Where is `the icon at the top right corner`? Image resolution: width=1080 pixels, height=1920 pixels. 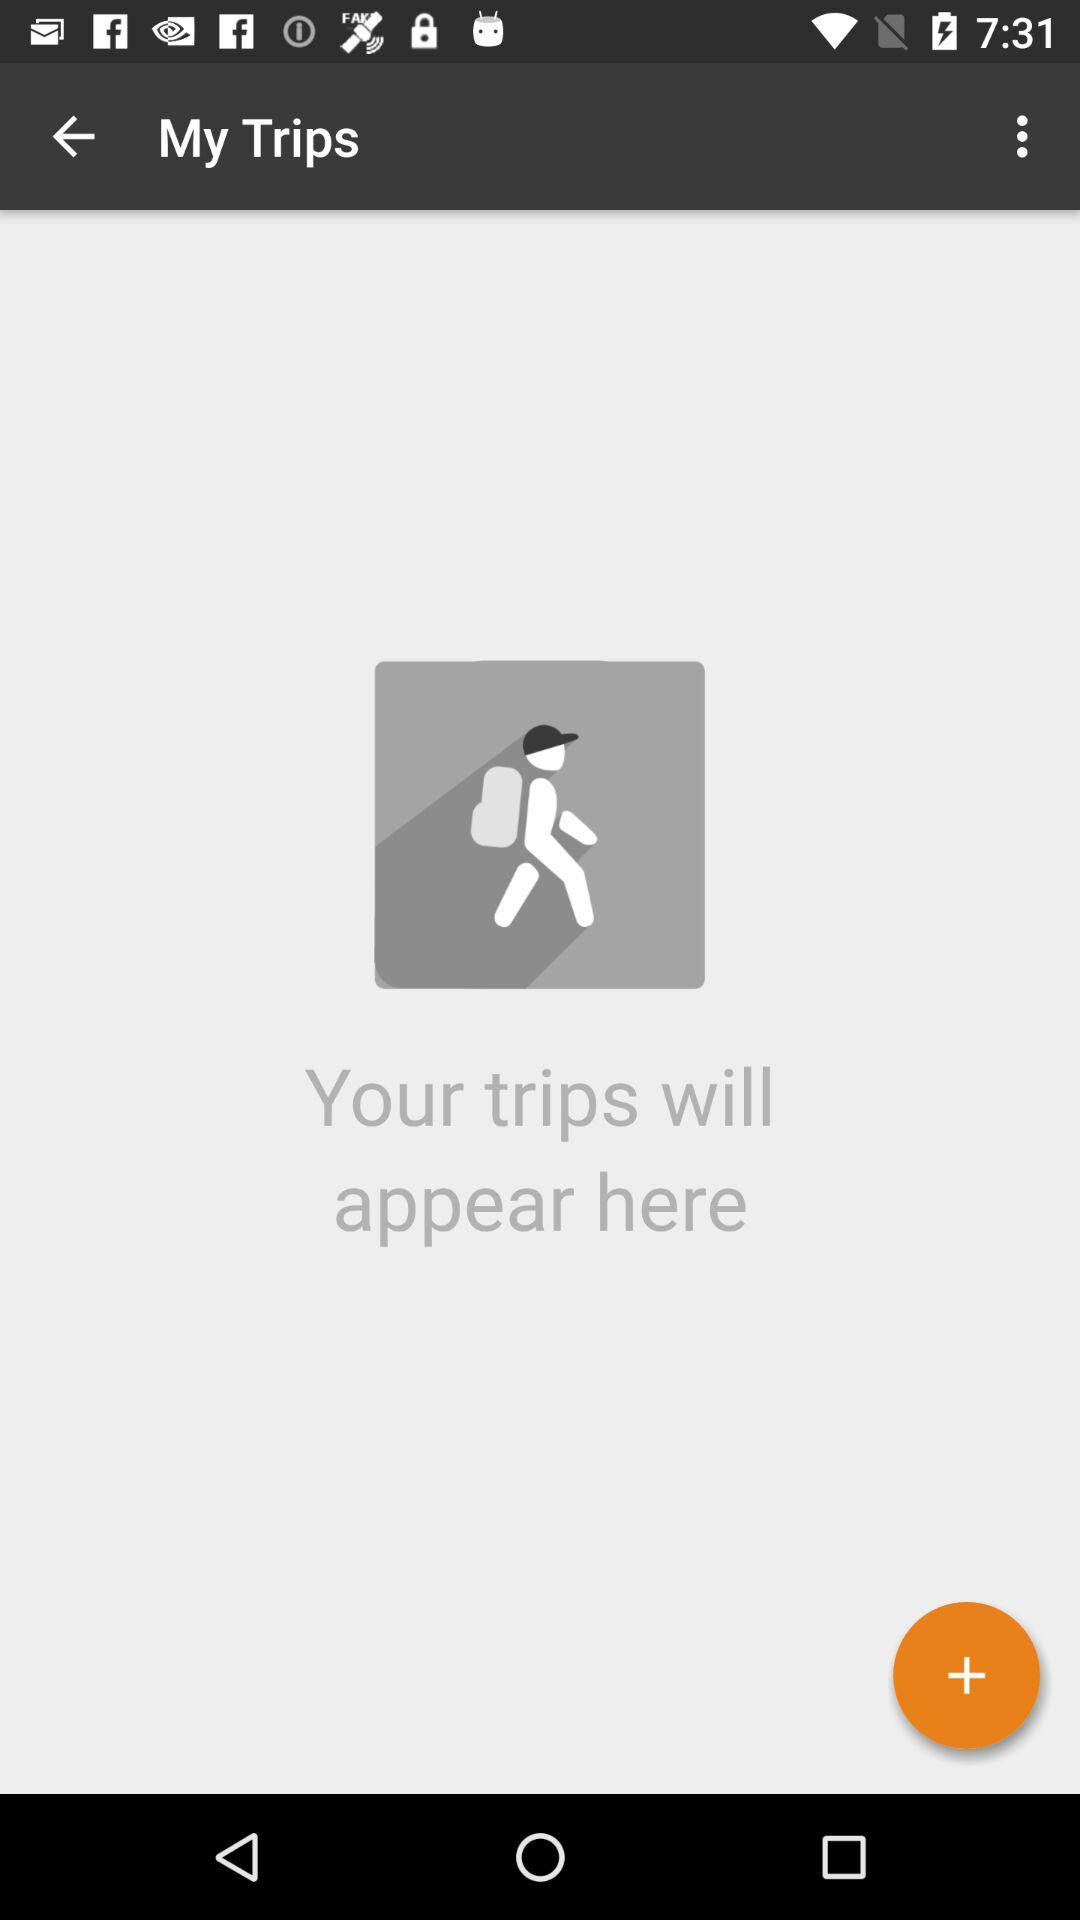 the icon at the top right corner is located at coordinates (1027, 135).